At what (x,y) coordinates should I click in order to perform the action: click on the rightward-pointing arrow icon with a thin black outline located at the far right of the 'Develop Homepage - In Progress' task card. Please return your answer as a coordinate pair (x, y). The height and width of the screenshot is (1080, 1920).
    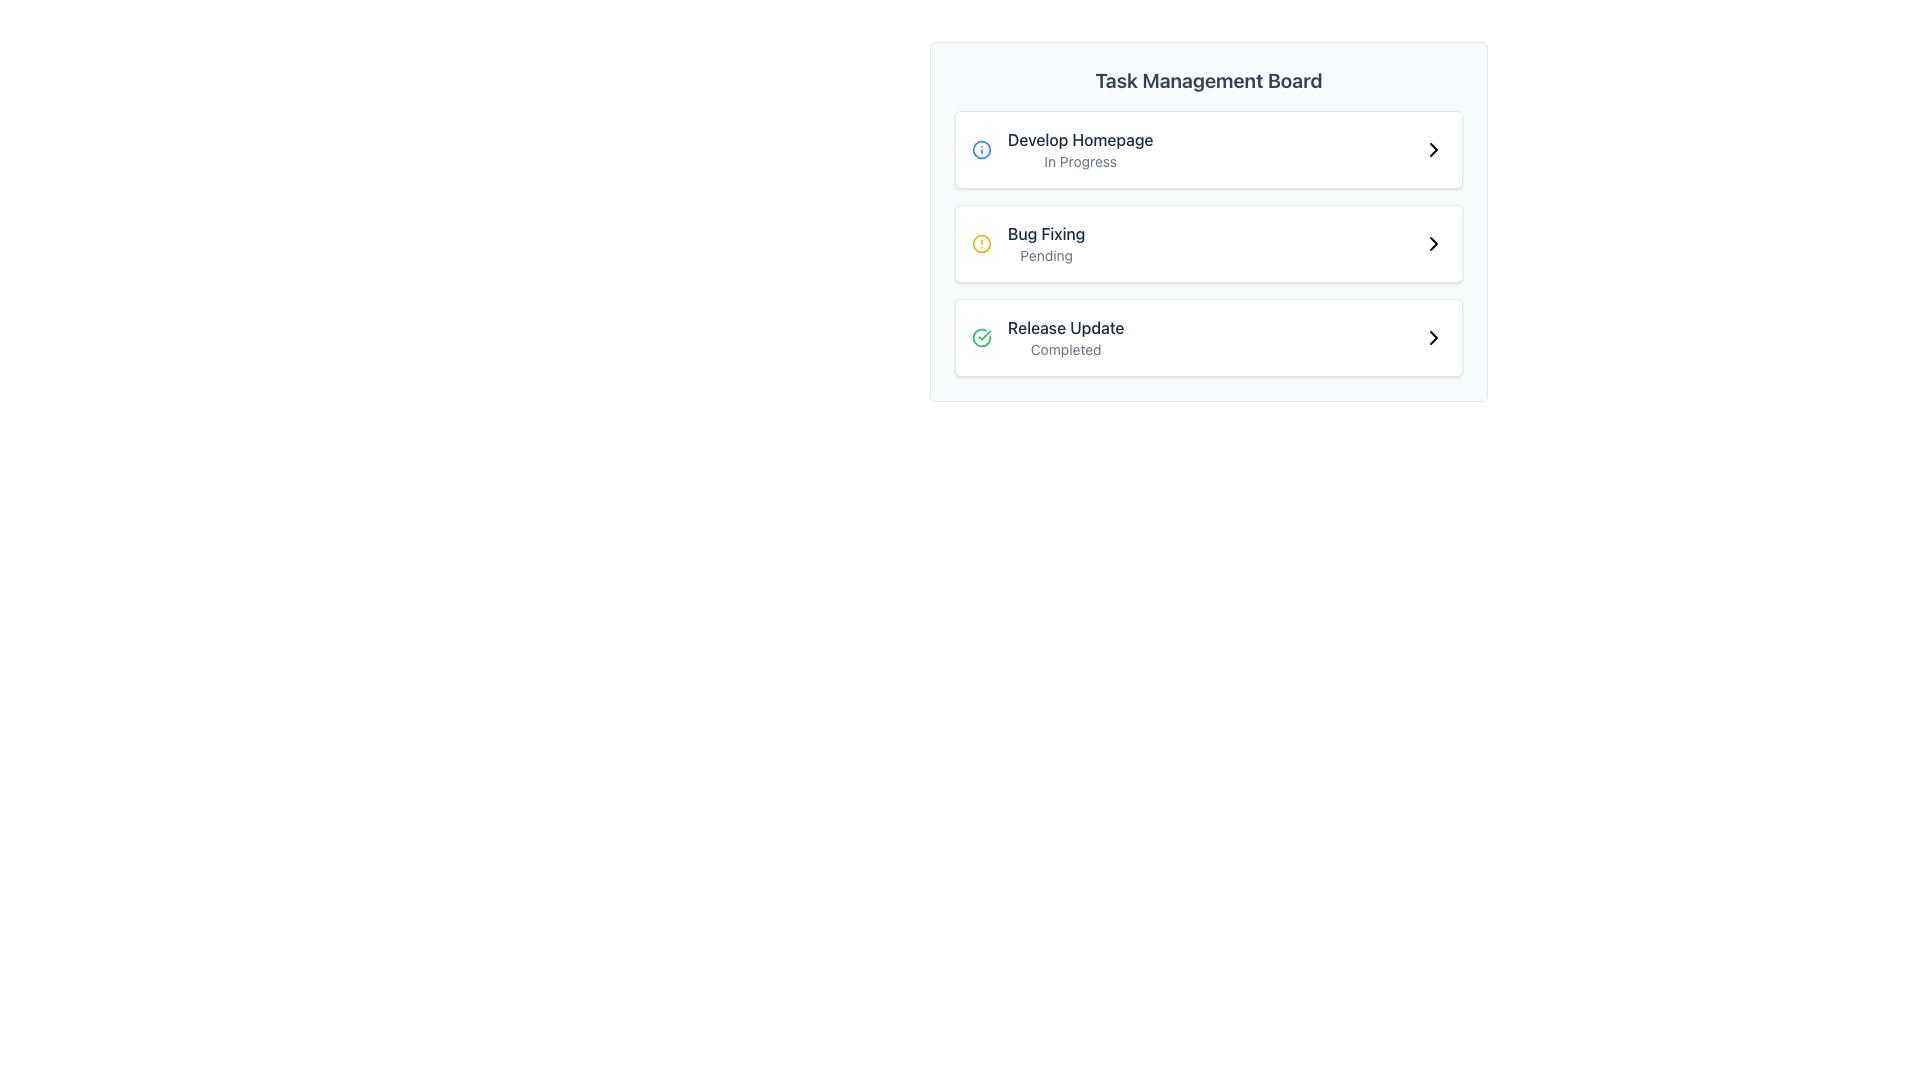
    Looking at the image, I should click on (1433, 149).